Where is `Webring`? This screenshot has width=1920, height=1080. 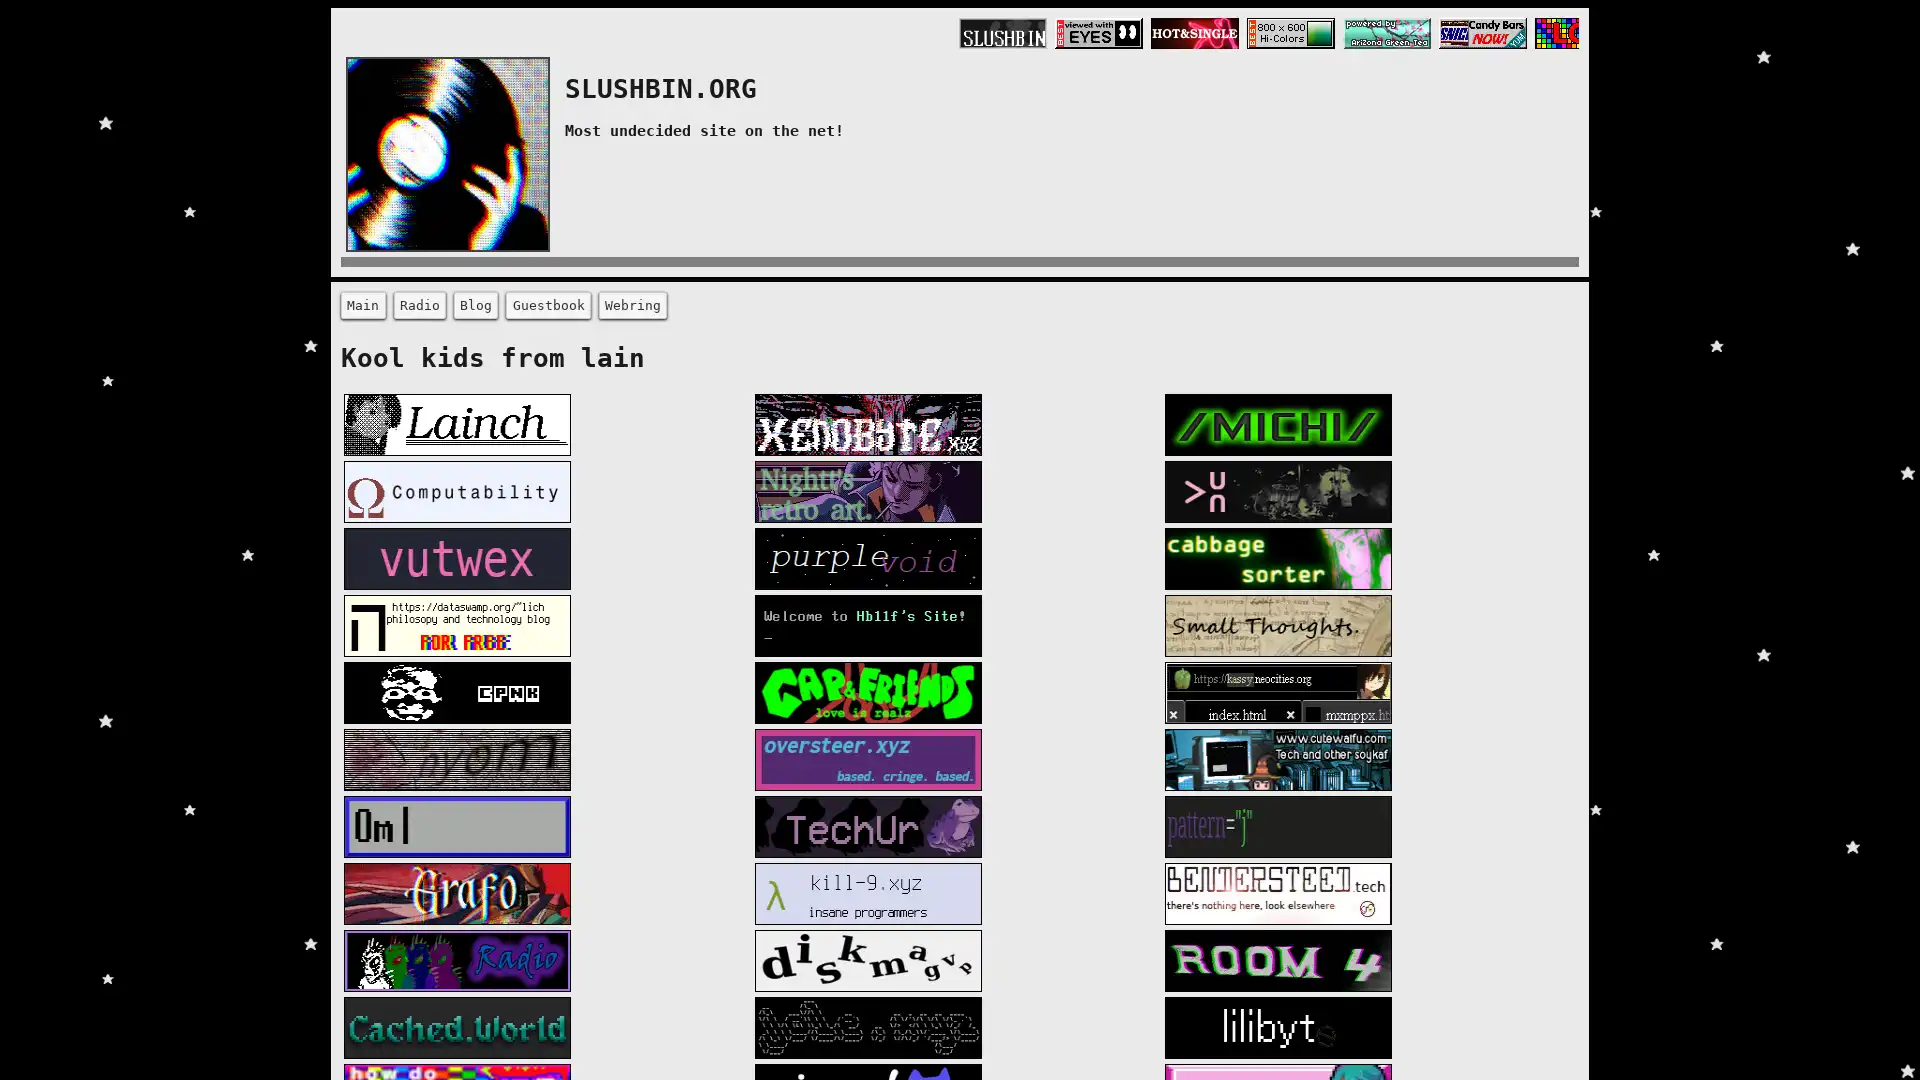
Webring is located at coordinates (631, 305).